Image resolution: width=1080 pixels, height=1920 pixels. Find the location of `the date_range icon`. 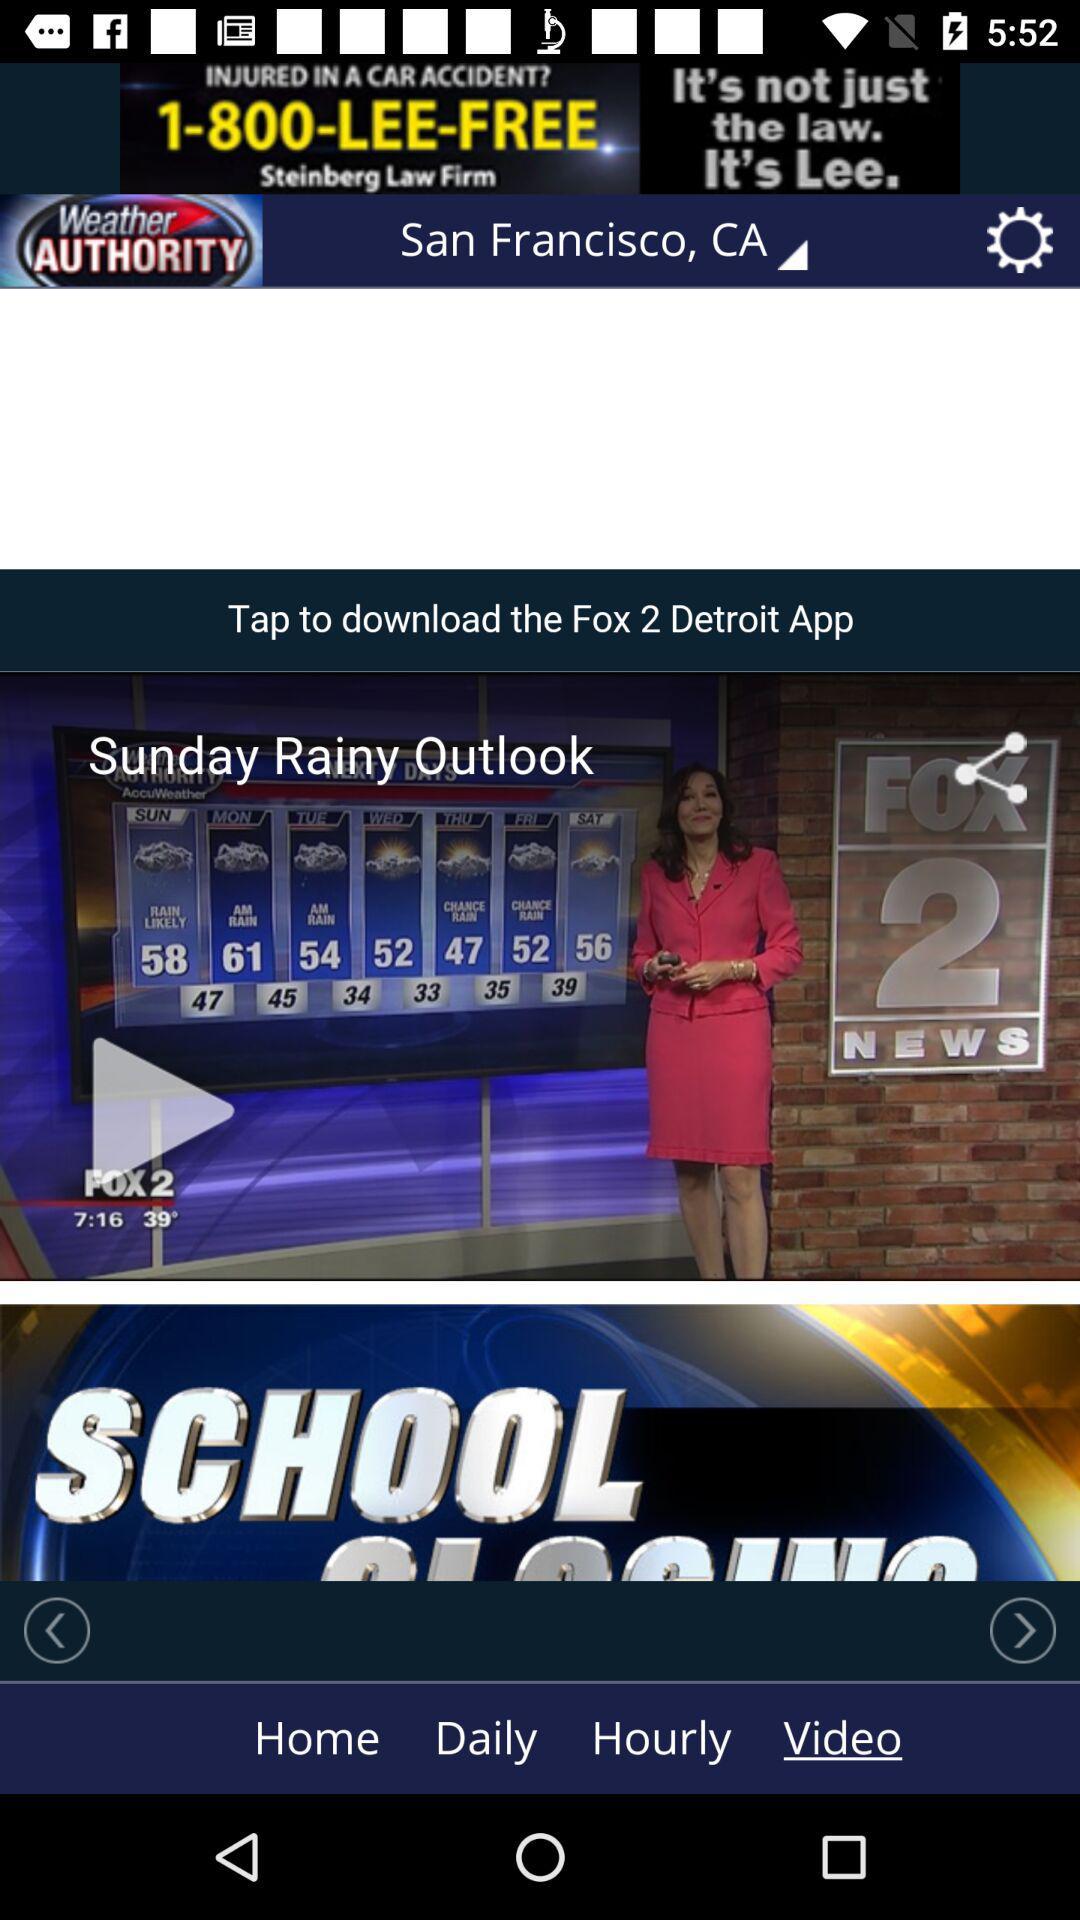

the date_range icon is located at coordinates (131, 240).